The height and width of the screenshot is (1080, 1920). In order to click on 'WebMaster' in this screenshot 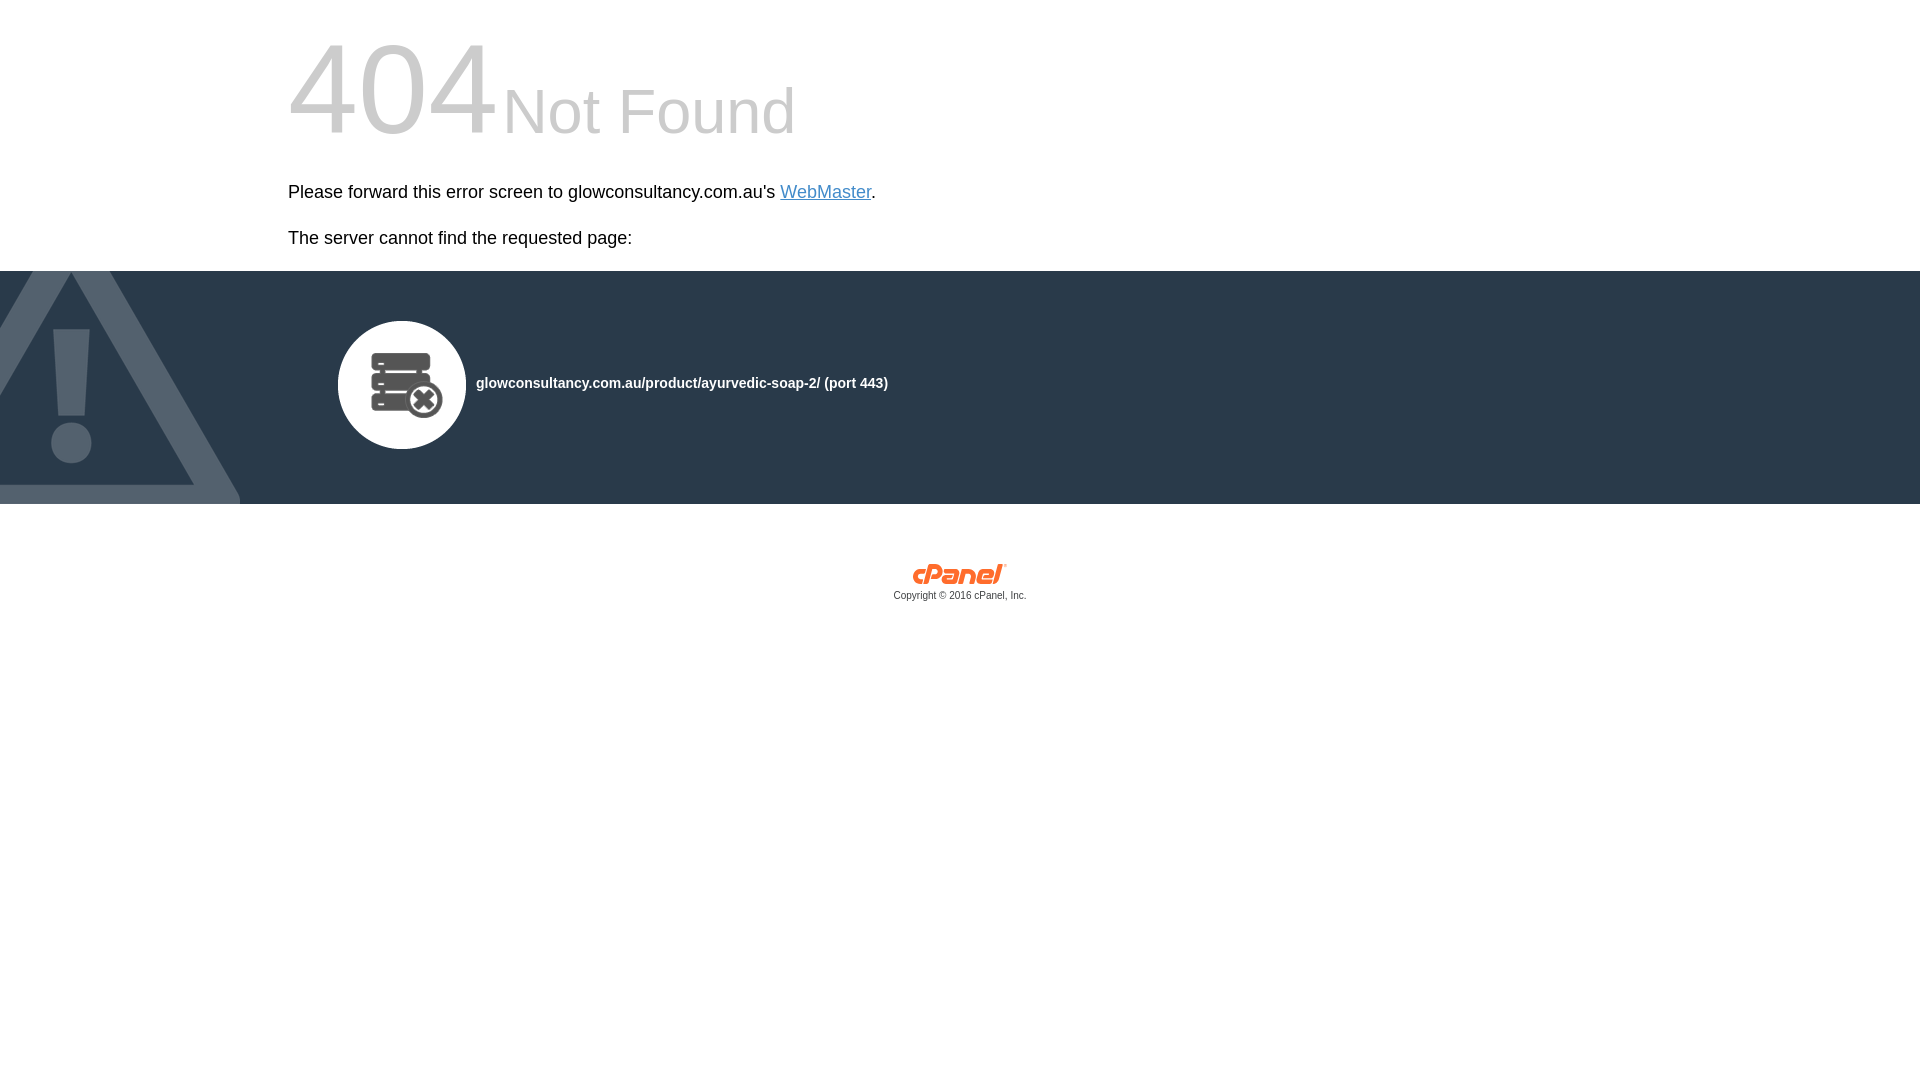, I will do `click(825, 192)`.